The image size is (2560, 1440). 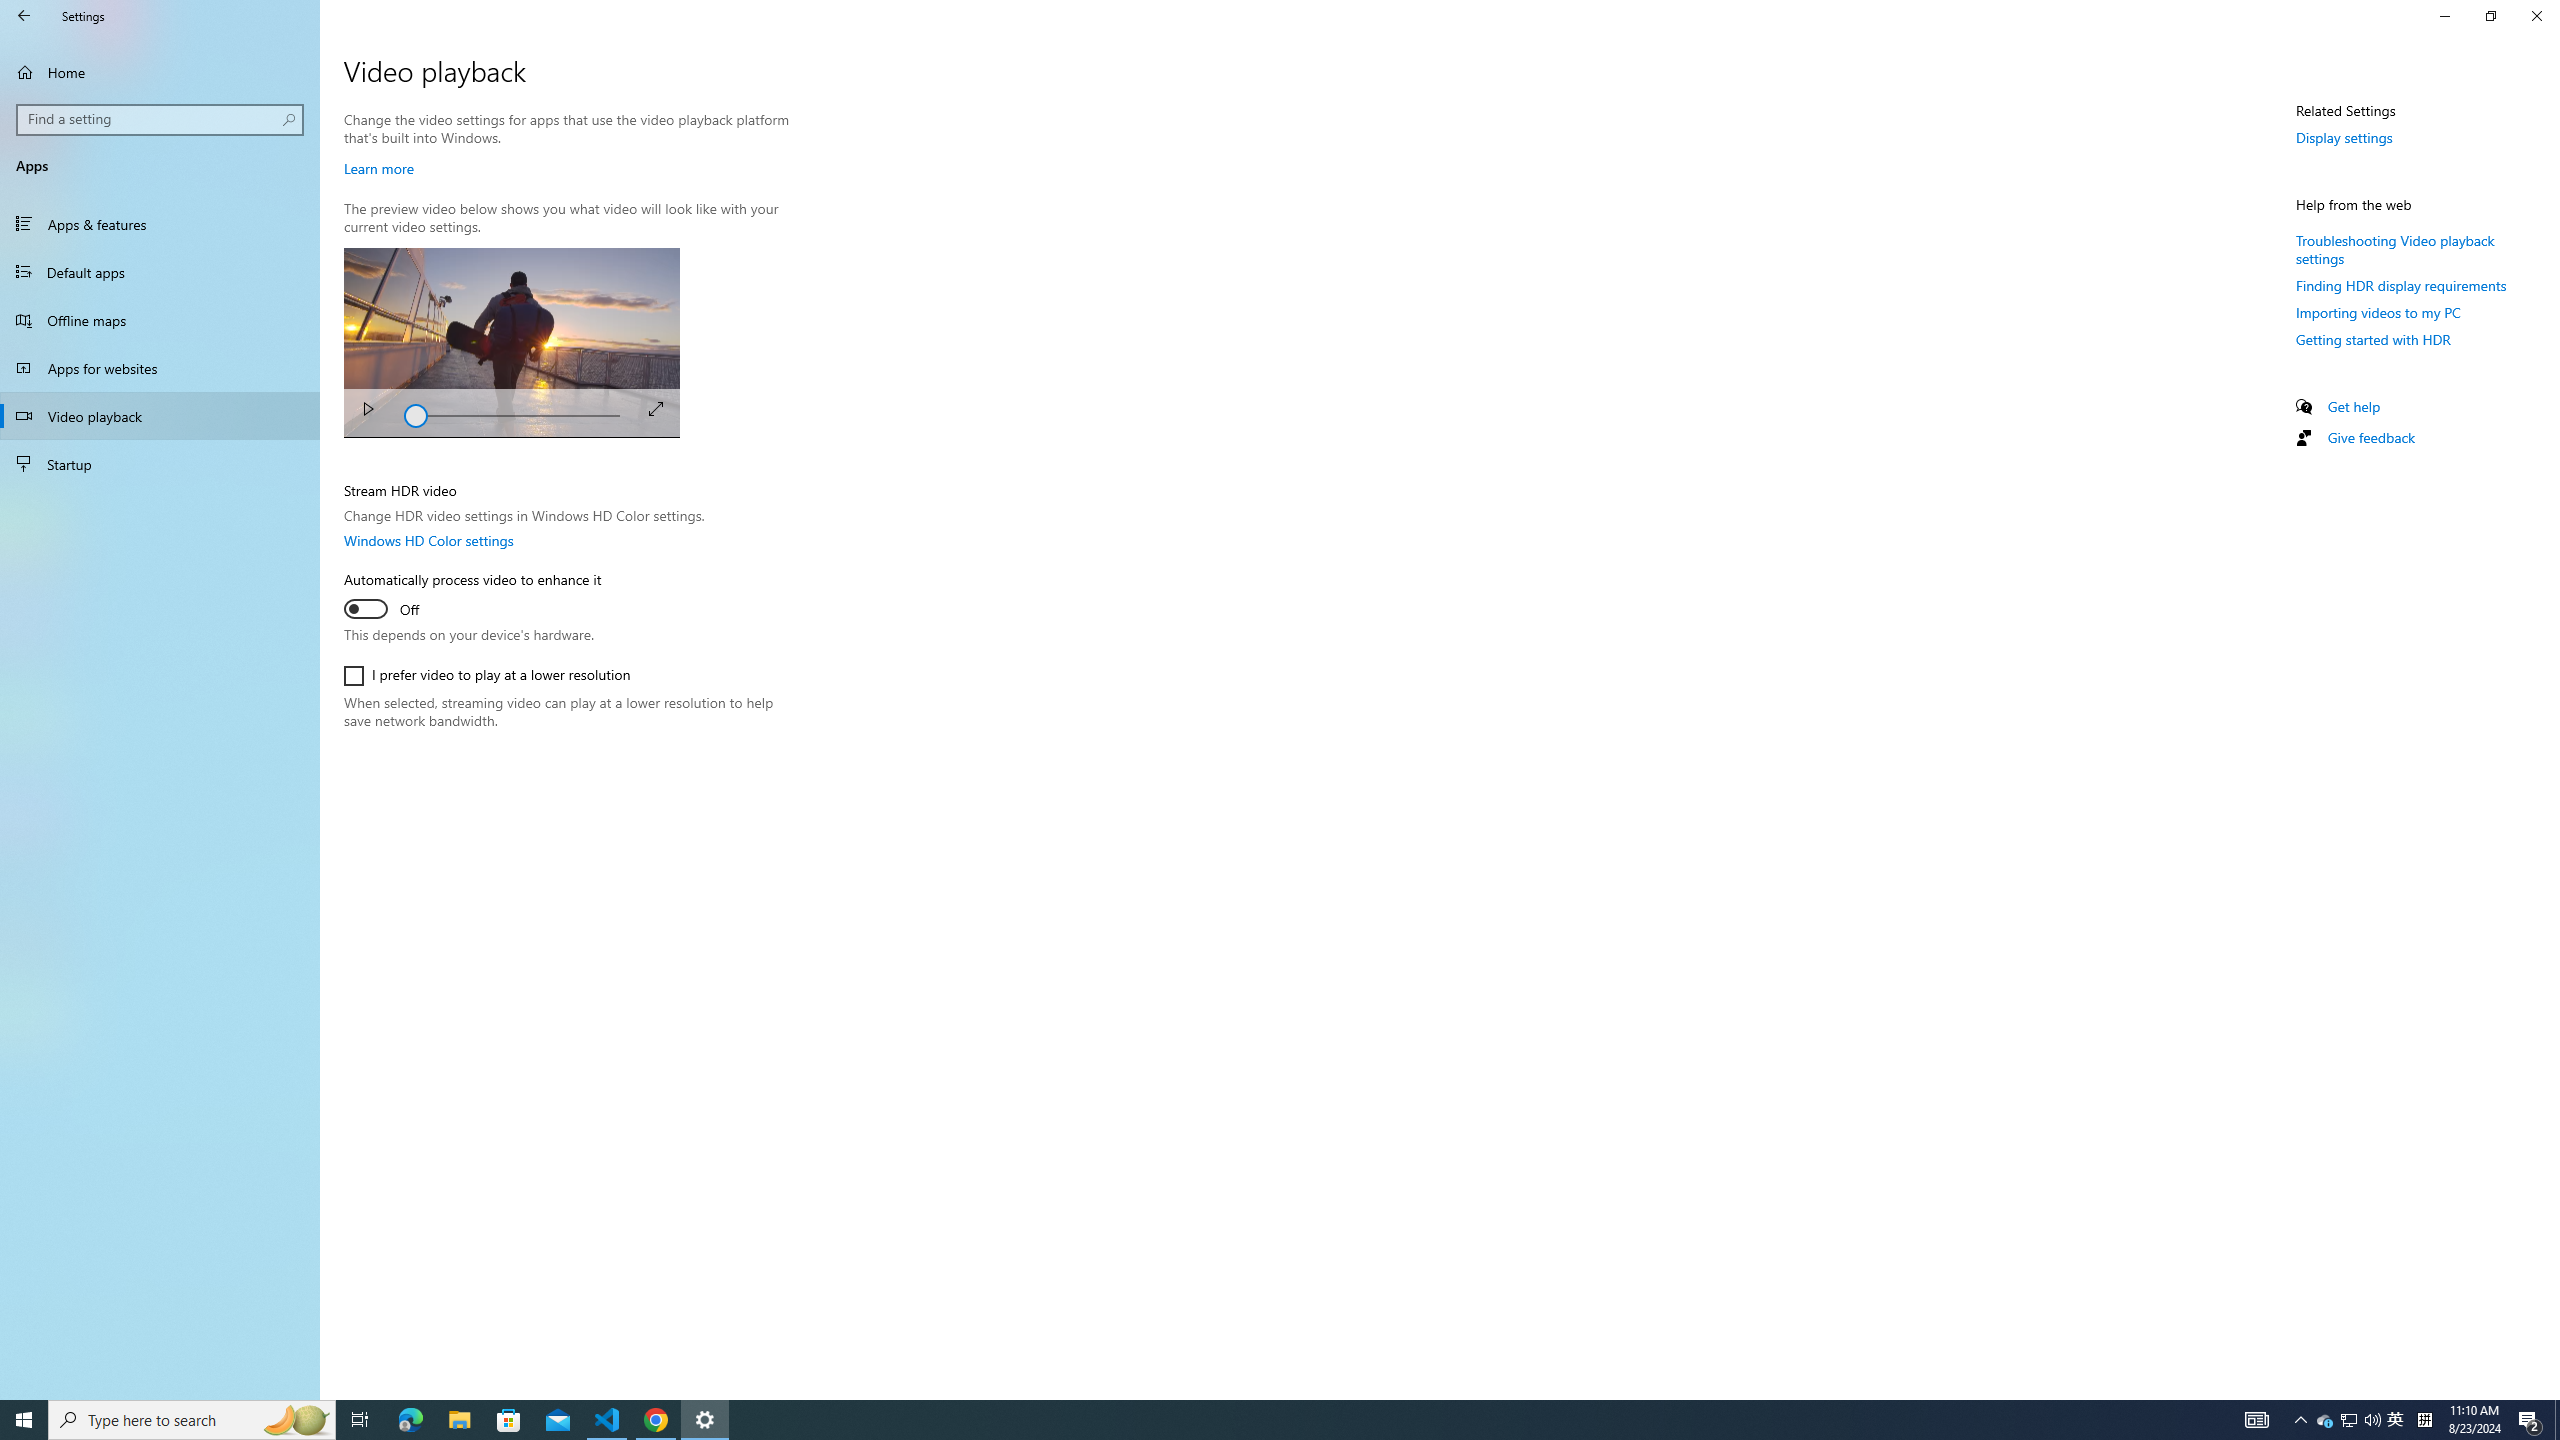 I want to click on 'Play', so click(x=366, y=411).